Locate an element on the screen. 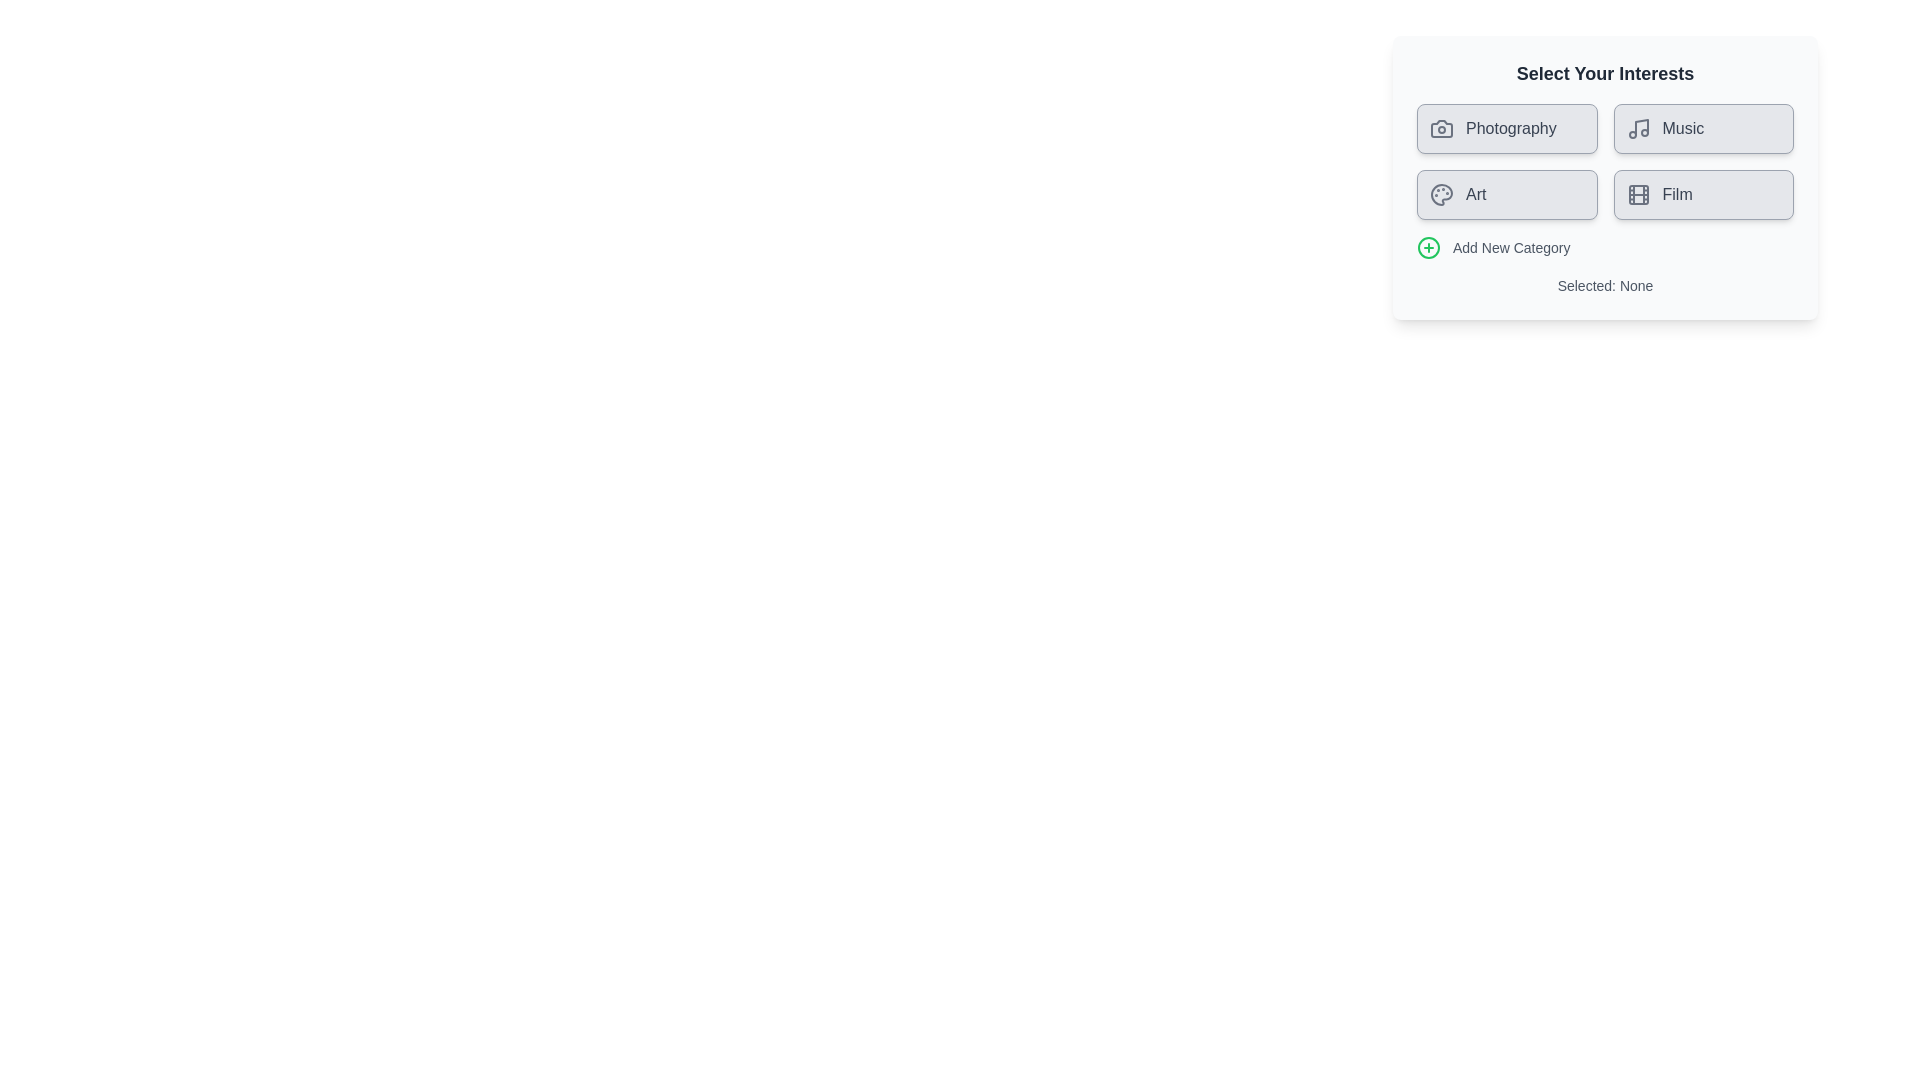 The height and width of the screenshot is (1080, 1920). the category chip labeled Film is located at coordinates (1702, 195).